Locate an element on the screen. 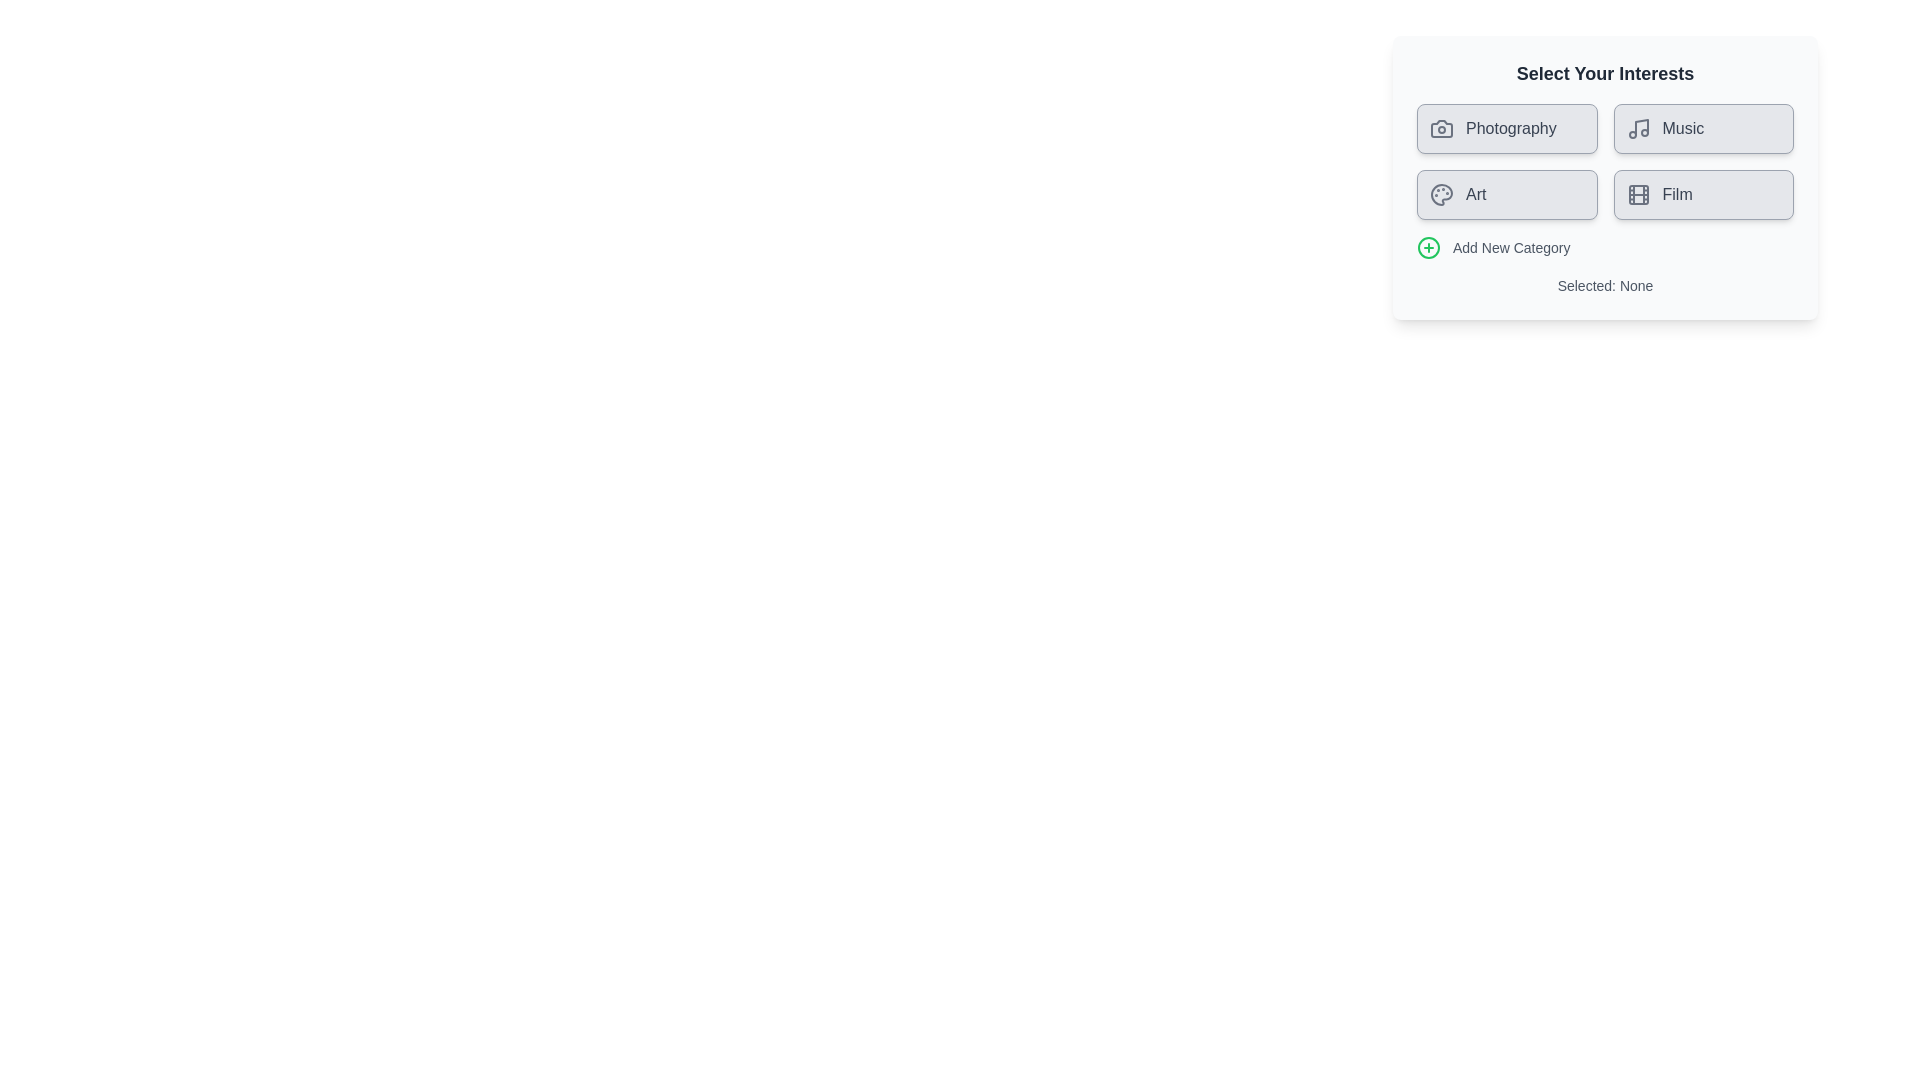 The height and width of the screenshot is (1080, 1920). the category chip labeled Film is located at coordinates (1702, 195).